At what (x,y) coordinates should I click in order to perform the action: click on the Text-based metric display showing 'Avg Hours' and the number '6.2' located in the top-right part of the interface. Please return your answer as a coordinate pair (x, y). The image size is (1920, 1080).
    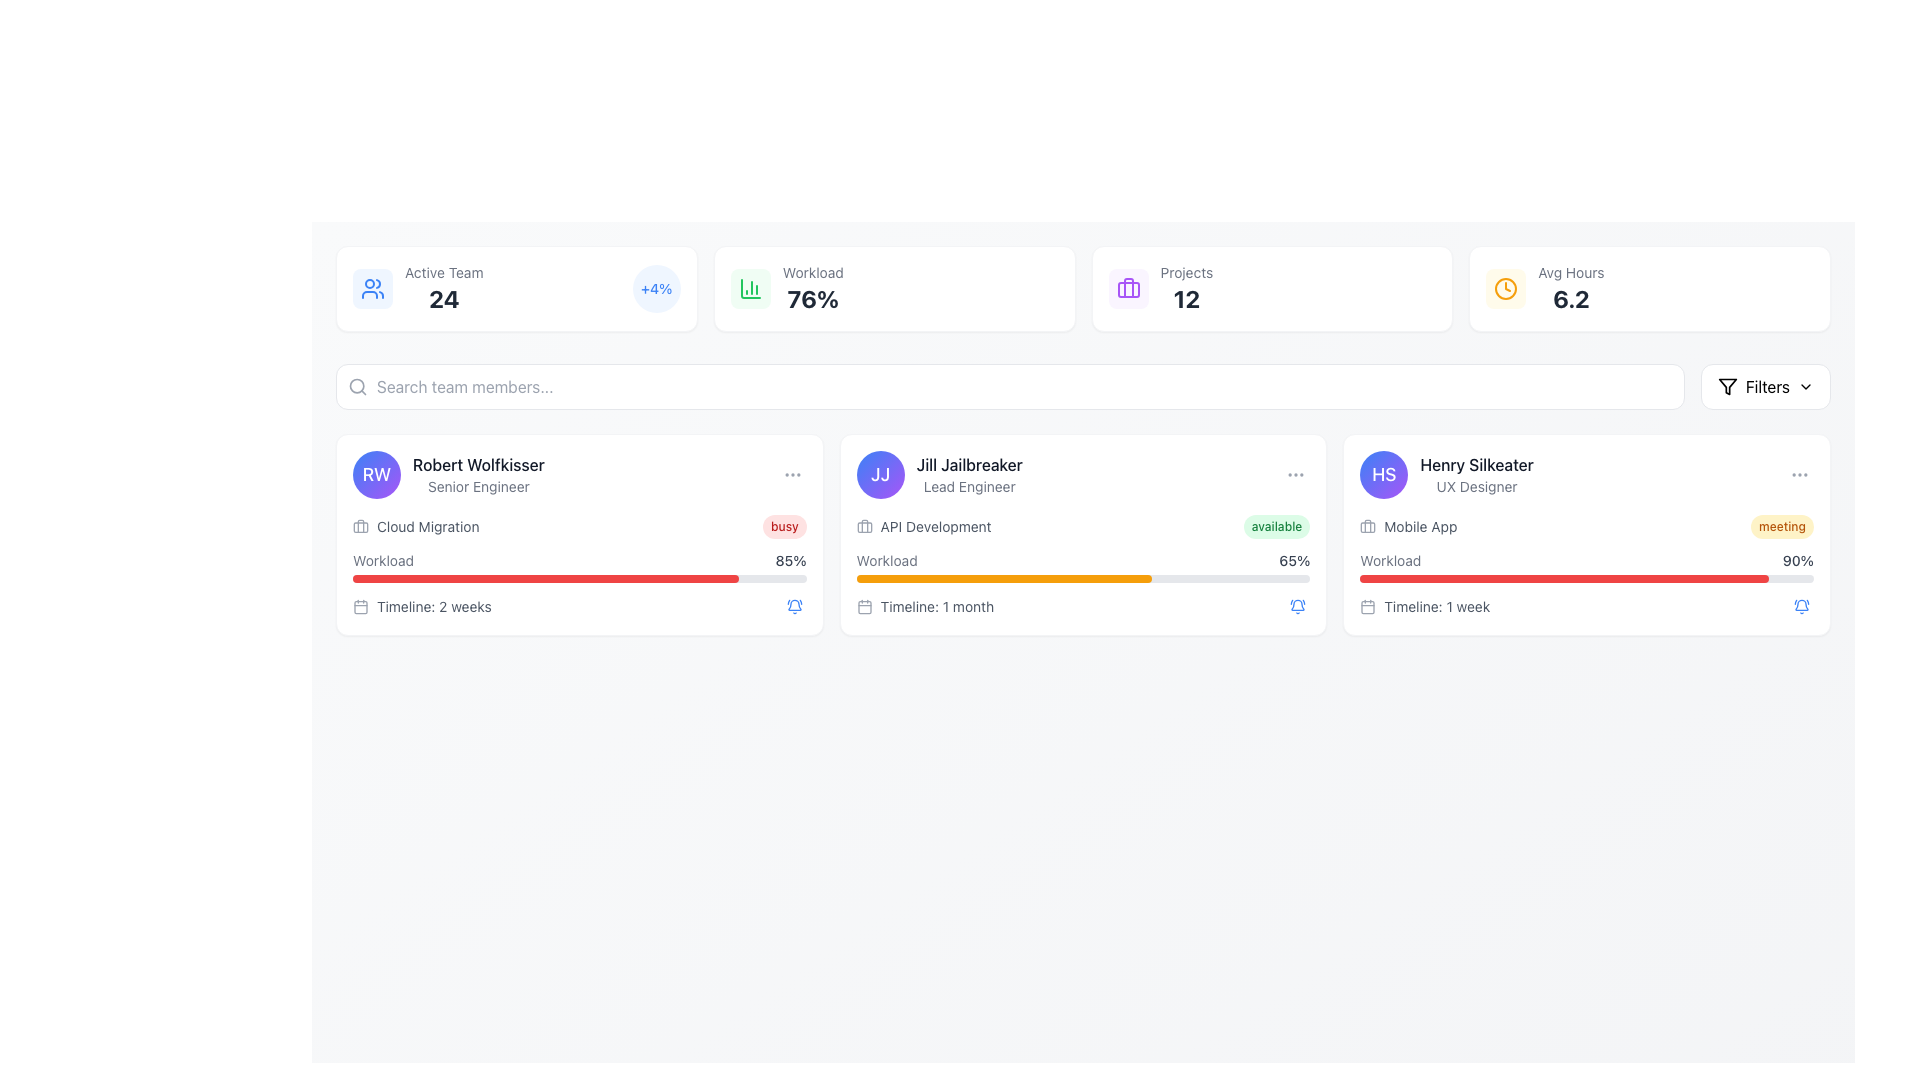
    Looking at the image, I should click on (1570, 289).